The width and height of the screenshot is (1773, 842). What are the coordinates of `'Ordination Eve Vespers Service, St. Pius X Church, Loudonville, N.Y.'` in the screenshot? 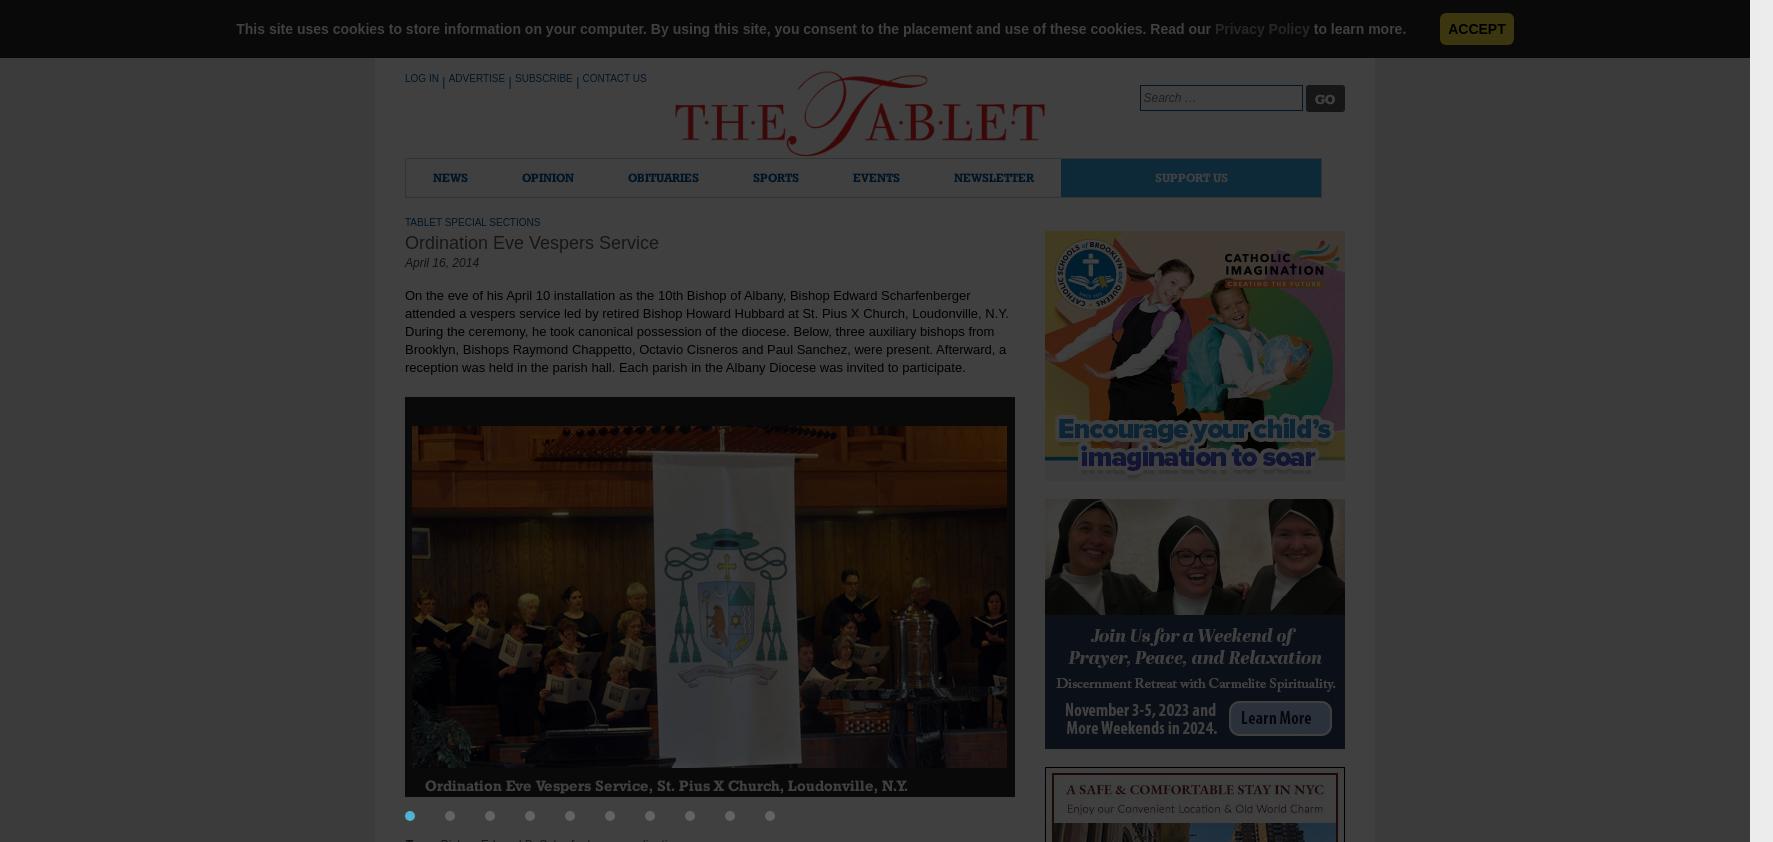 It's located at (665, 784).